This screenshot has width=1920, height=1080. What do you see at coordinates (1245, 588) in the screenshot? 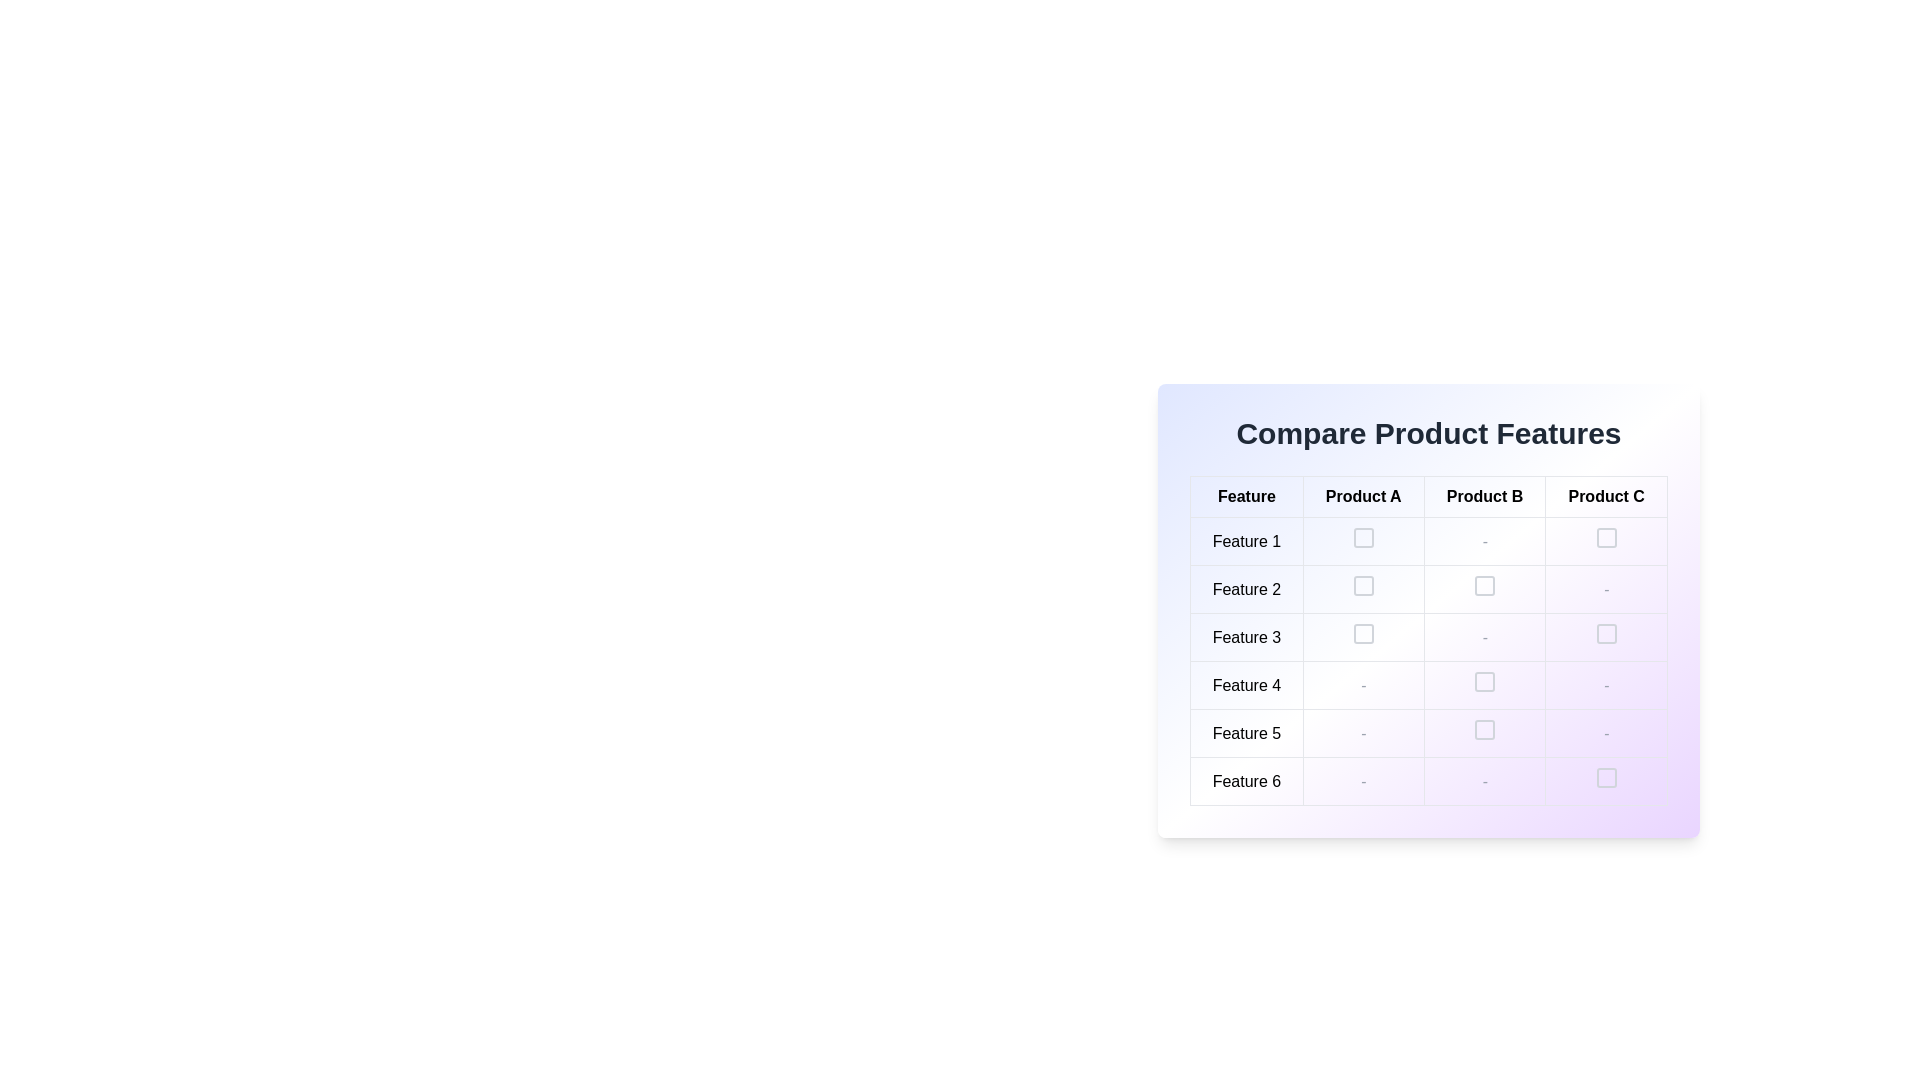
I see `the label identifying the feature being compared in the second row of the table under the 'Feature' column` at bounding box center [1245, 588].